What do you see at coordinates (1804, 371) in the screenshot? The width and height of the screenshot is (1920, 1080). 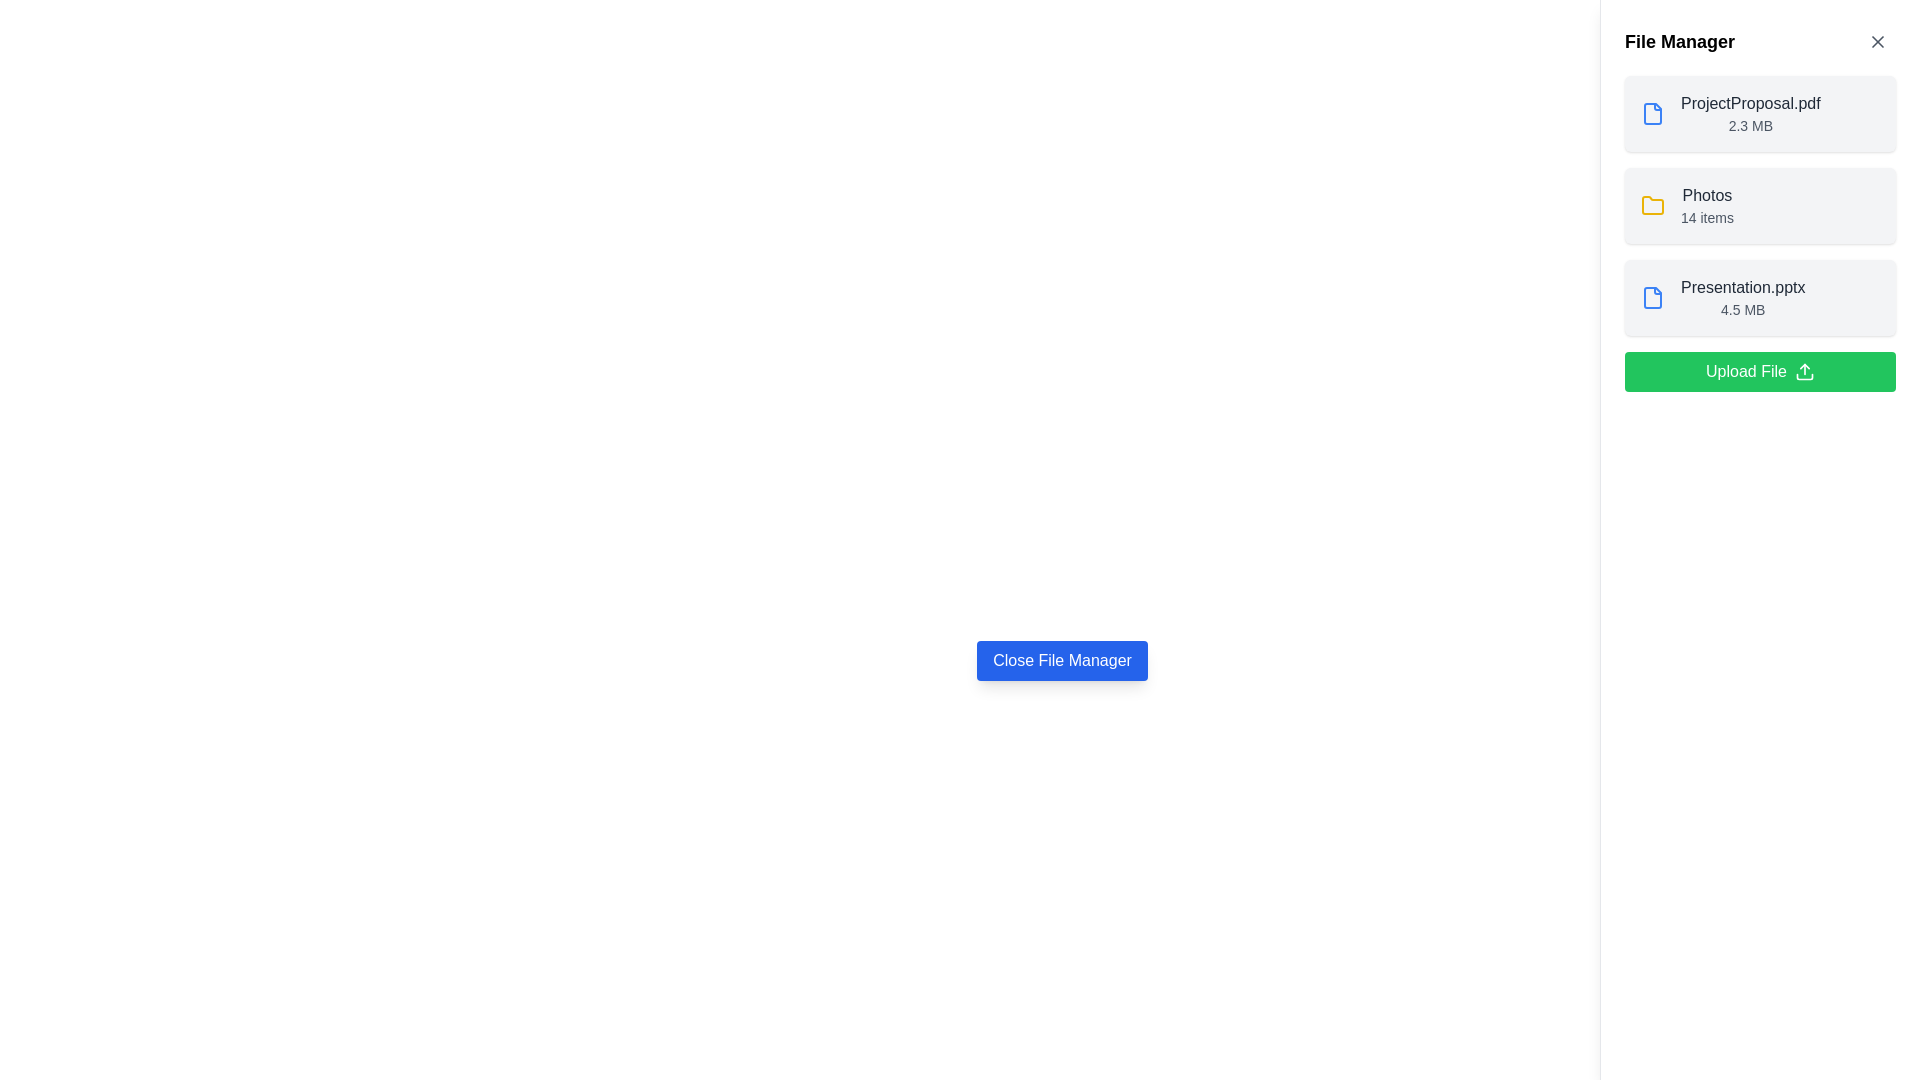 I see `the small upload icon with an upward-pointing arrow, located inside the 'Upload File' button on the right side` at bounding box center [1804, 371].